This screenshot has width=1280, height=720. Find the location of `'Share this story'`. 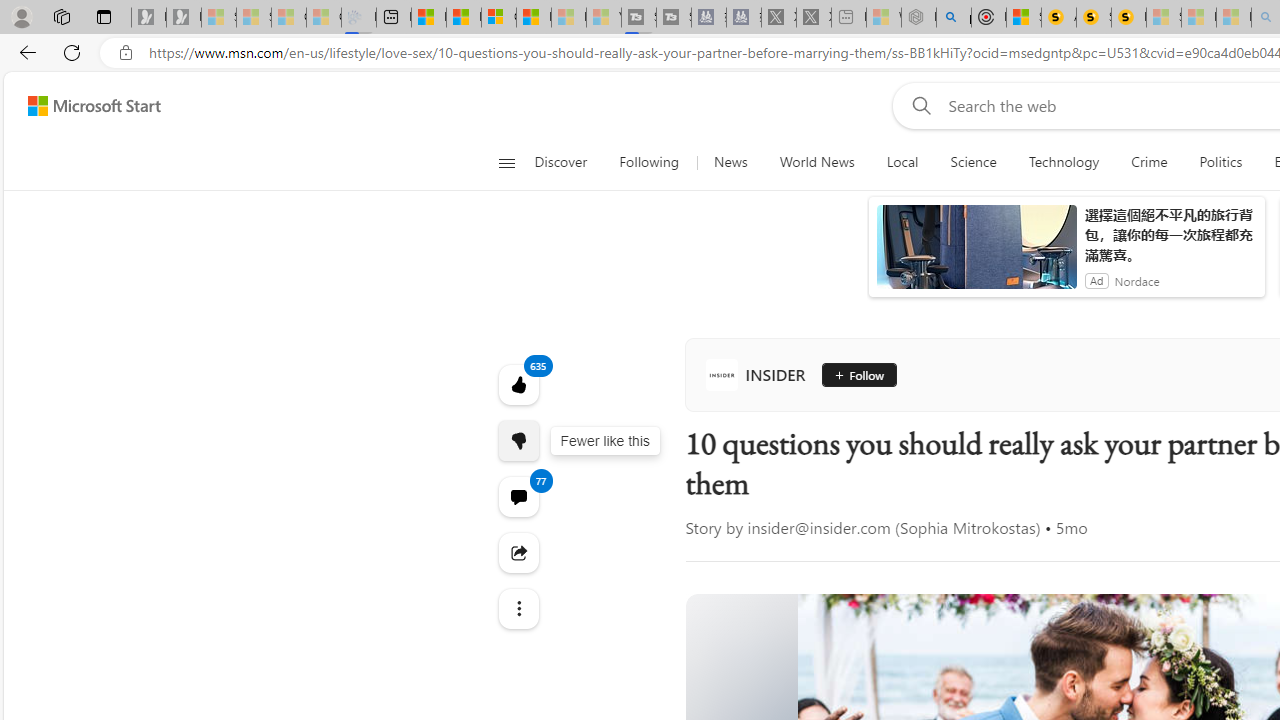

'Share this story' is located at coordinates (518, 552).